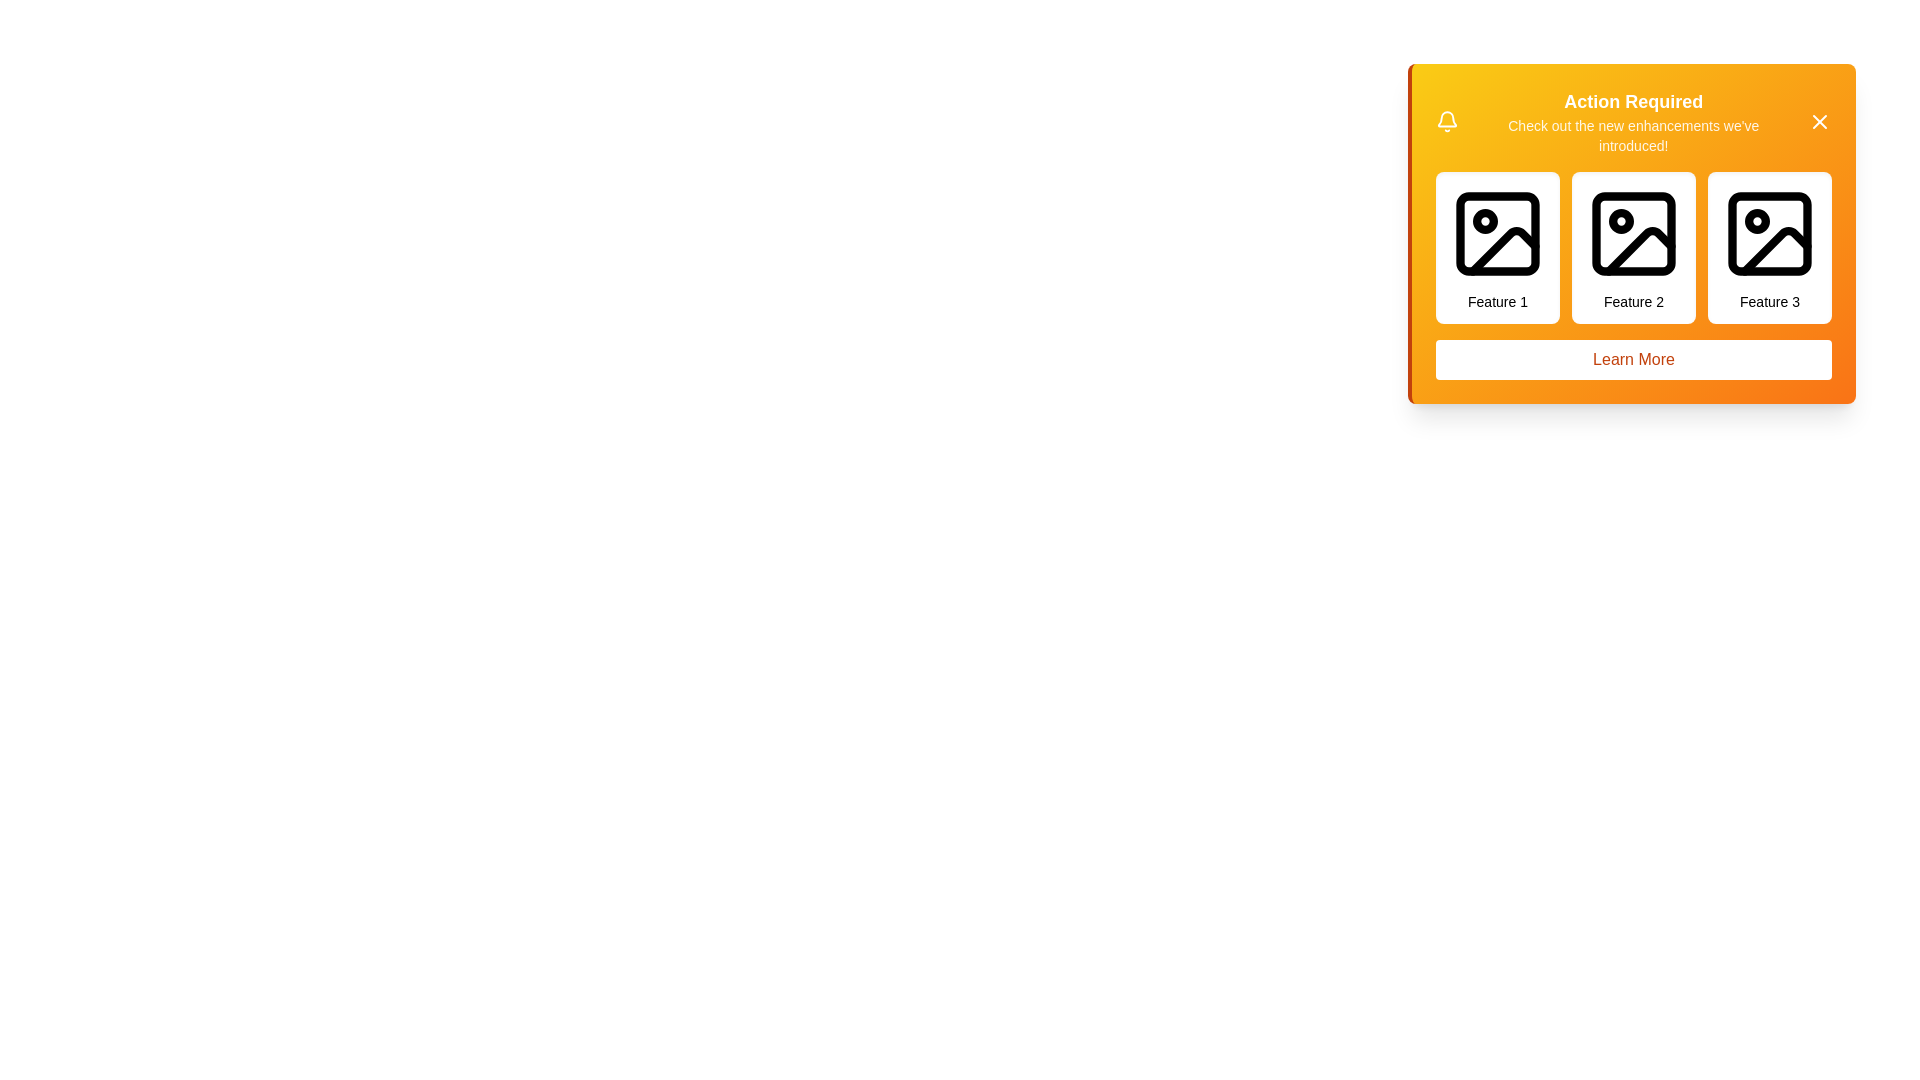 This screenshot has height=1080, width=1920. What do you see at coordinates (1497, 246) in the screenshot?
I see `the 'Feature 1' element to inspect its image or text` at bounding box center [1497, 246].